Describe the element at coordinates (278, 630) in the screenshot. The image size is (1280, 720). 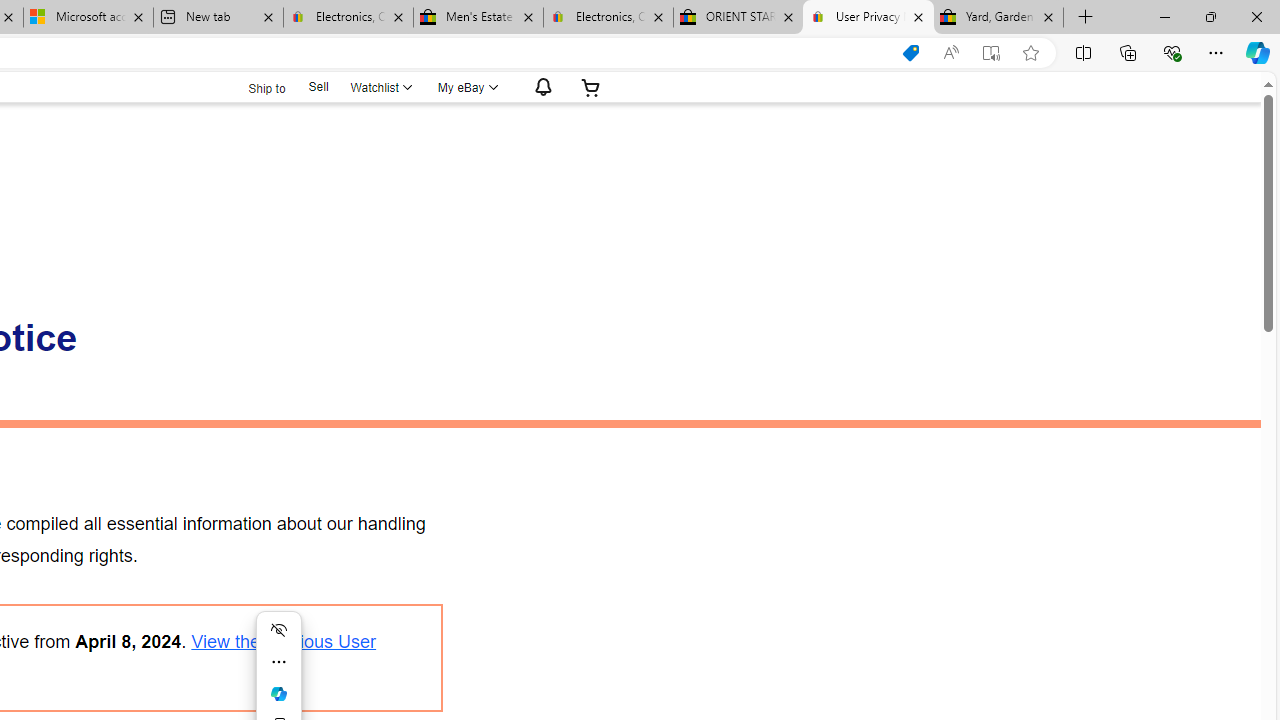
I see `'Hide menu'` at that location.